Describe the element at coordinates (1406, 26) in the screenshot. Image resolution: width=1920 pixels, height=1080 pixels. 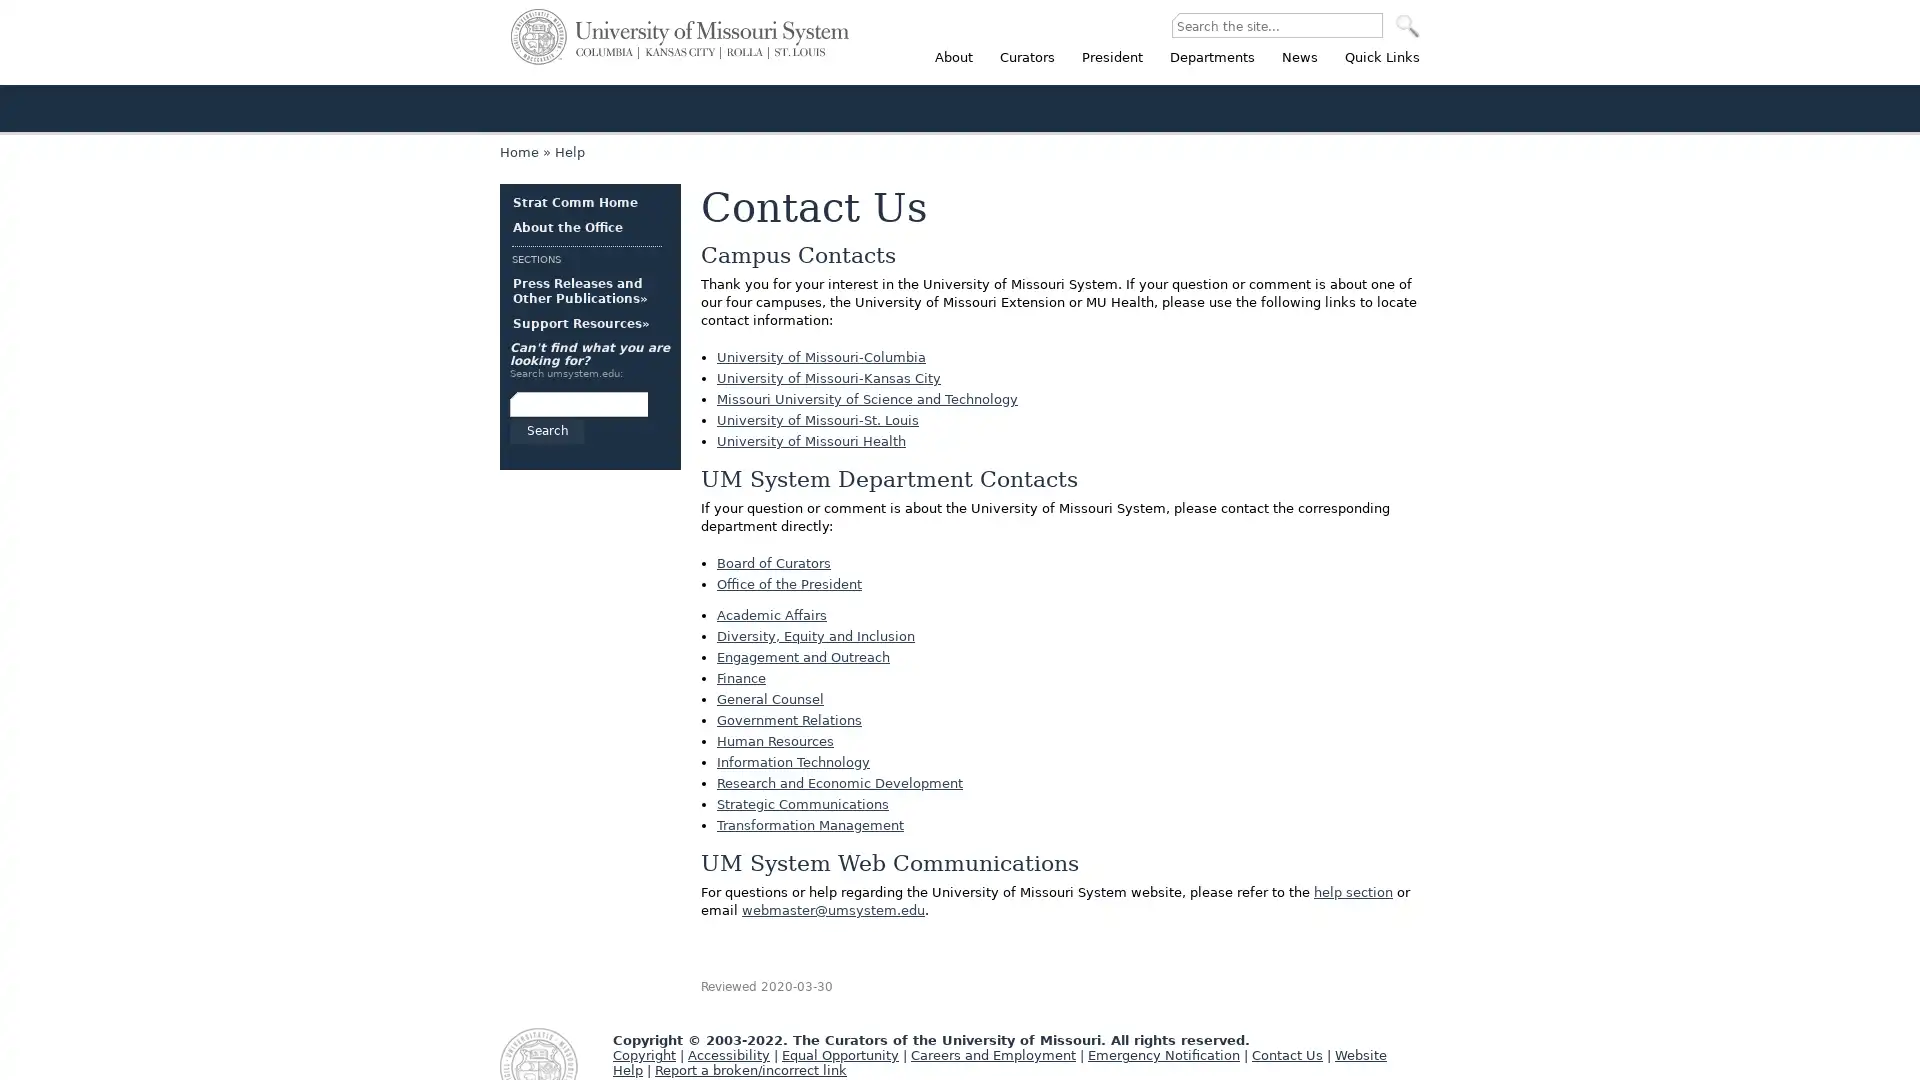
I see `SEARCH` at that location.